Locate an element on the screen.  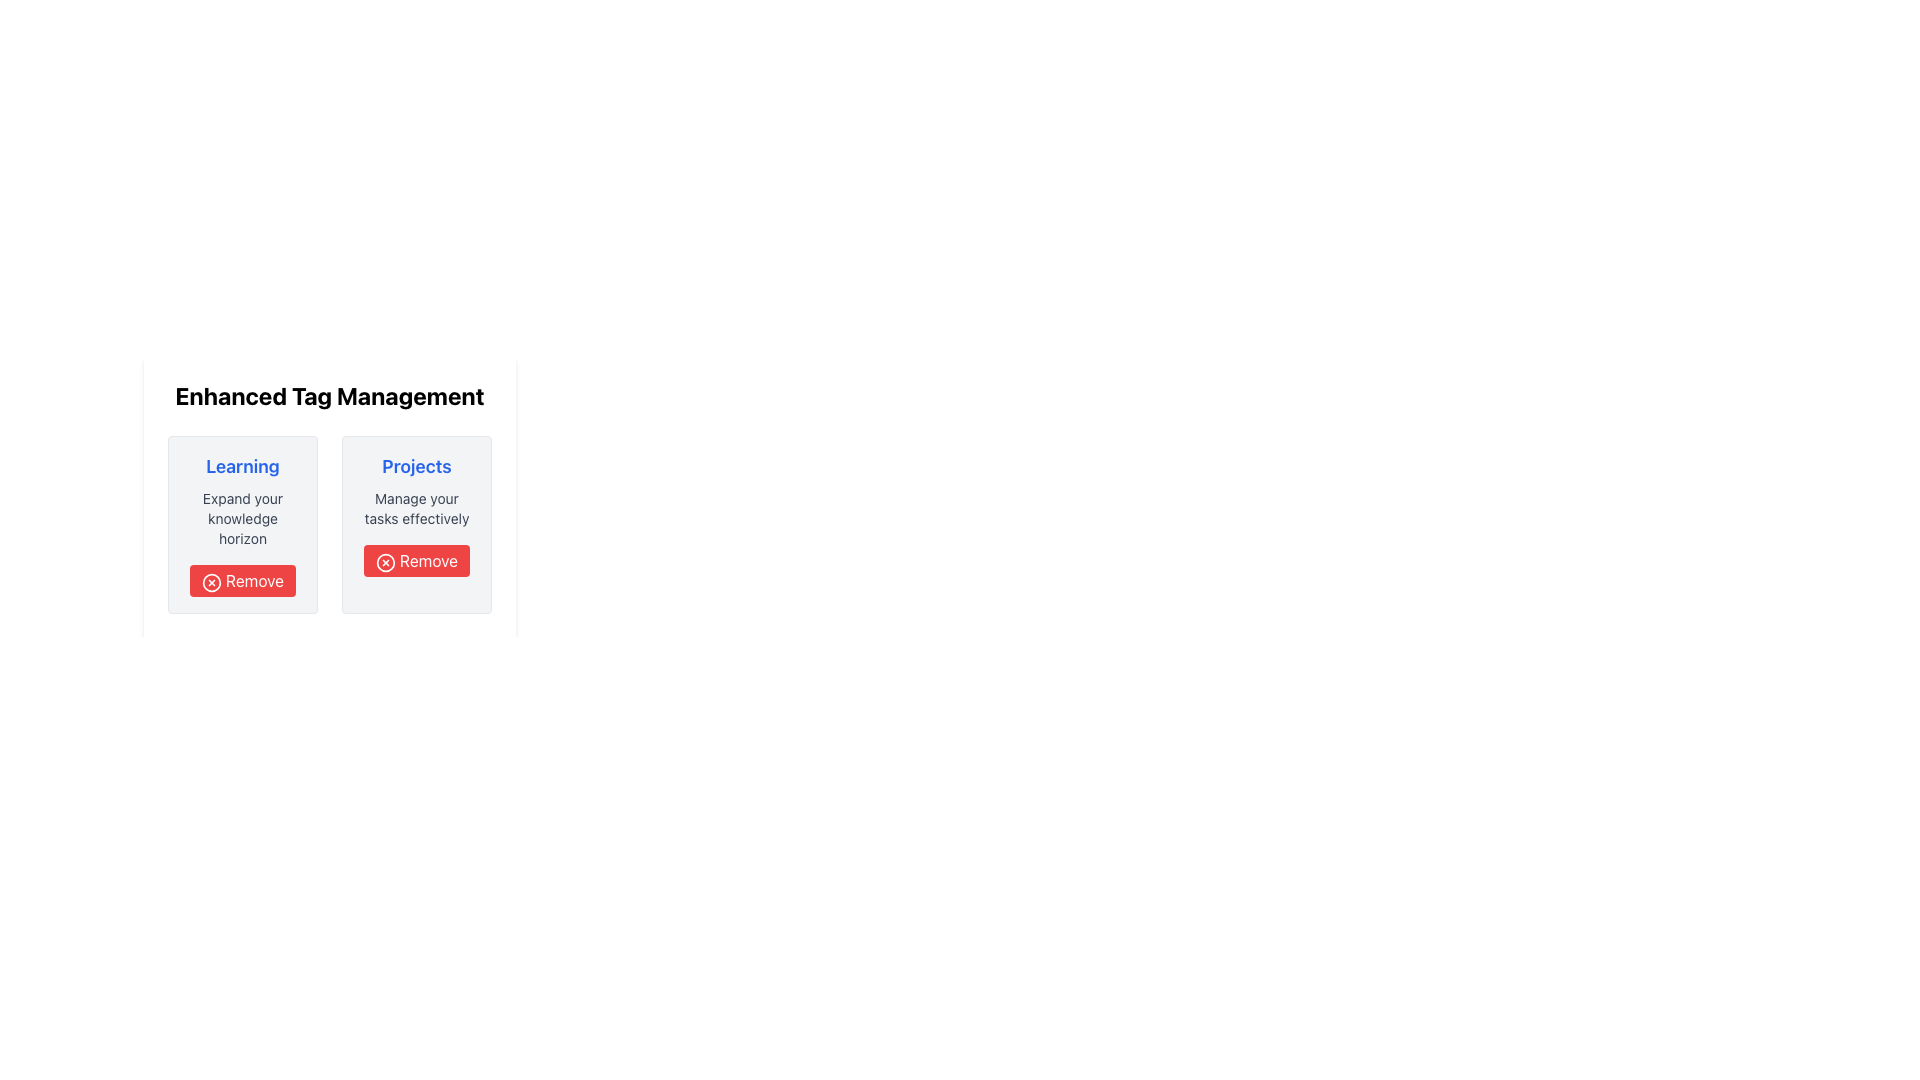
the static text element that provides descriptive information about the 'Learning' section, positioned below the 'Learning' text in the left-hand column is located at coordinates (242, 518).